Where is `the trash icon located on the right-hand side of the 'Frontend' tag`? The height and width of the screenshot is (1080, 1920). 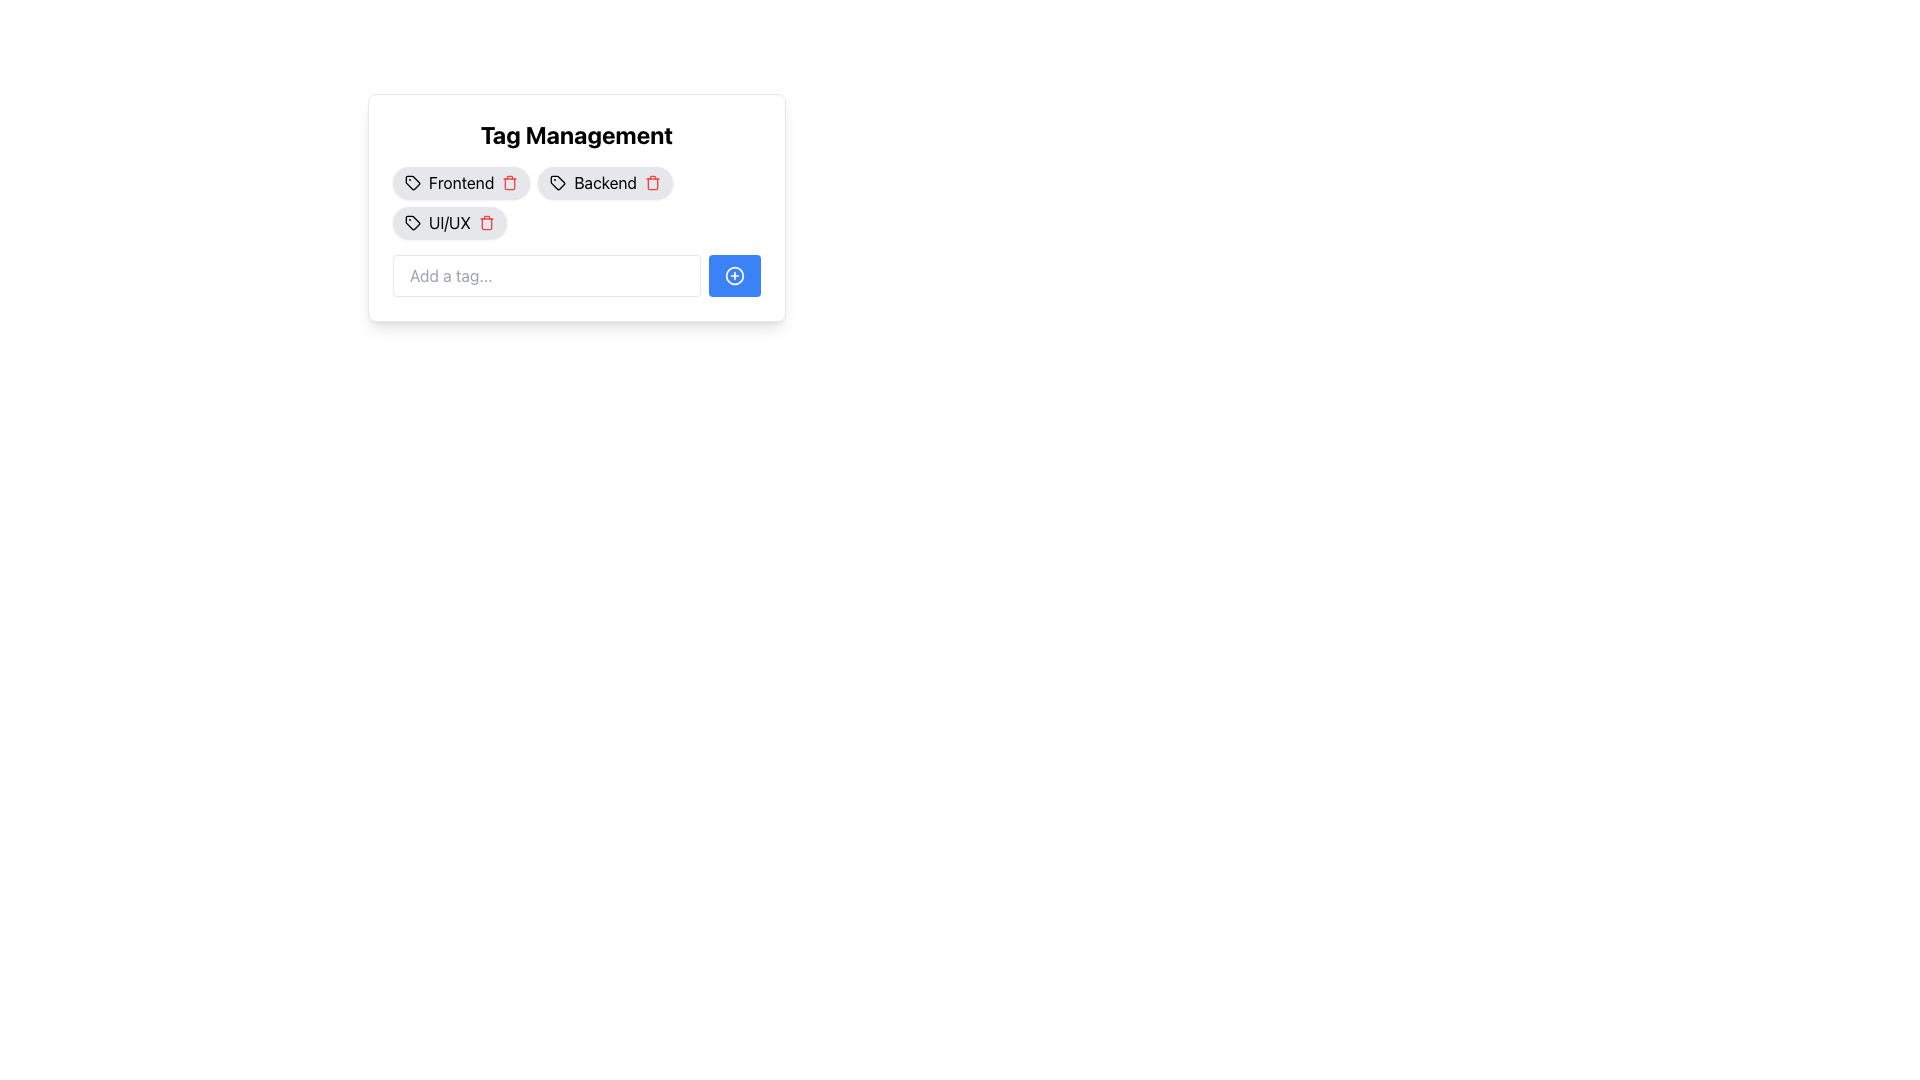
the trash icon located on the right-hand side of the 'Frontend' tag is located at coordinates (510, 182).